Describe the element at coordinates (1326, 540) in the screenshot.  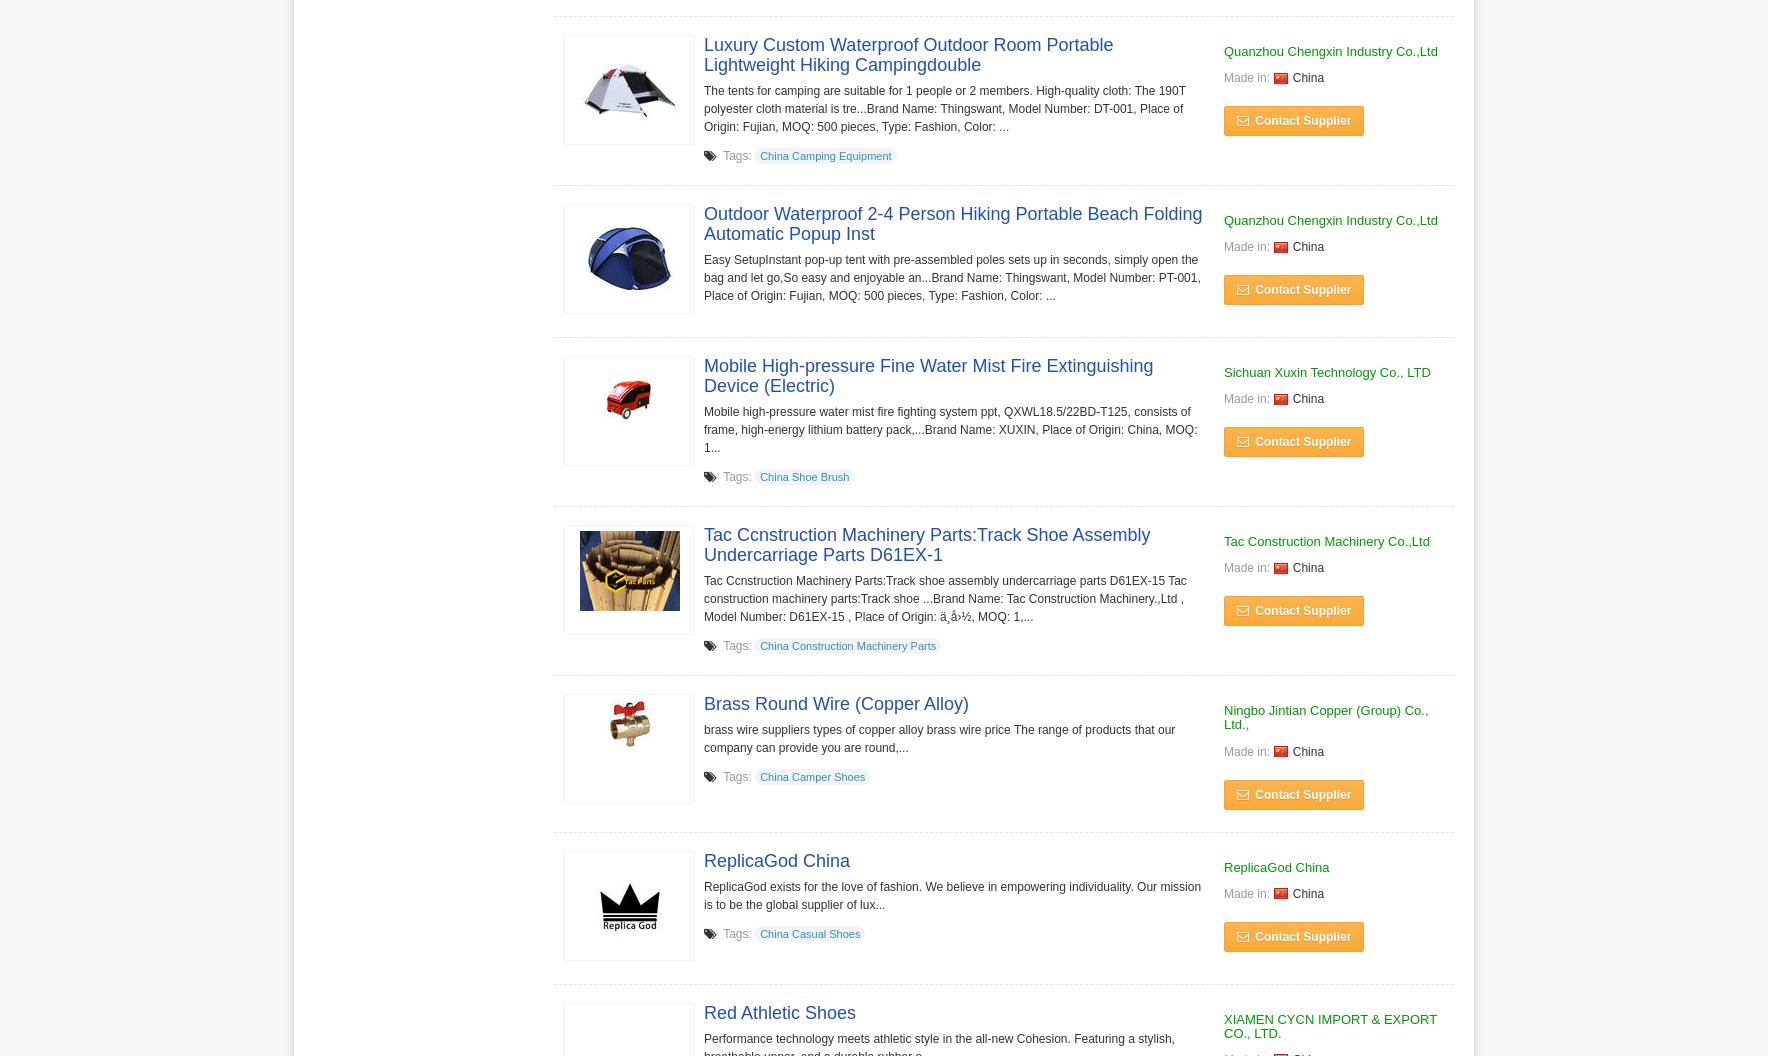
I see `'Tac Construction Machinery Co.,Ltd'` at that location.